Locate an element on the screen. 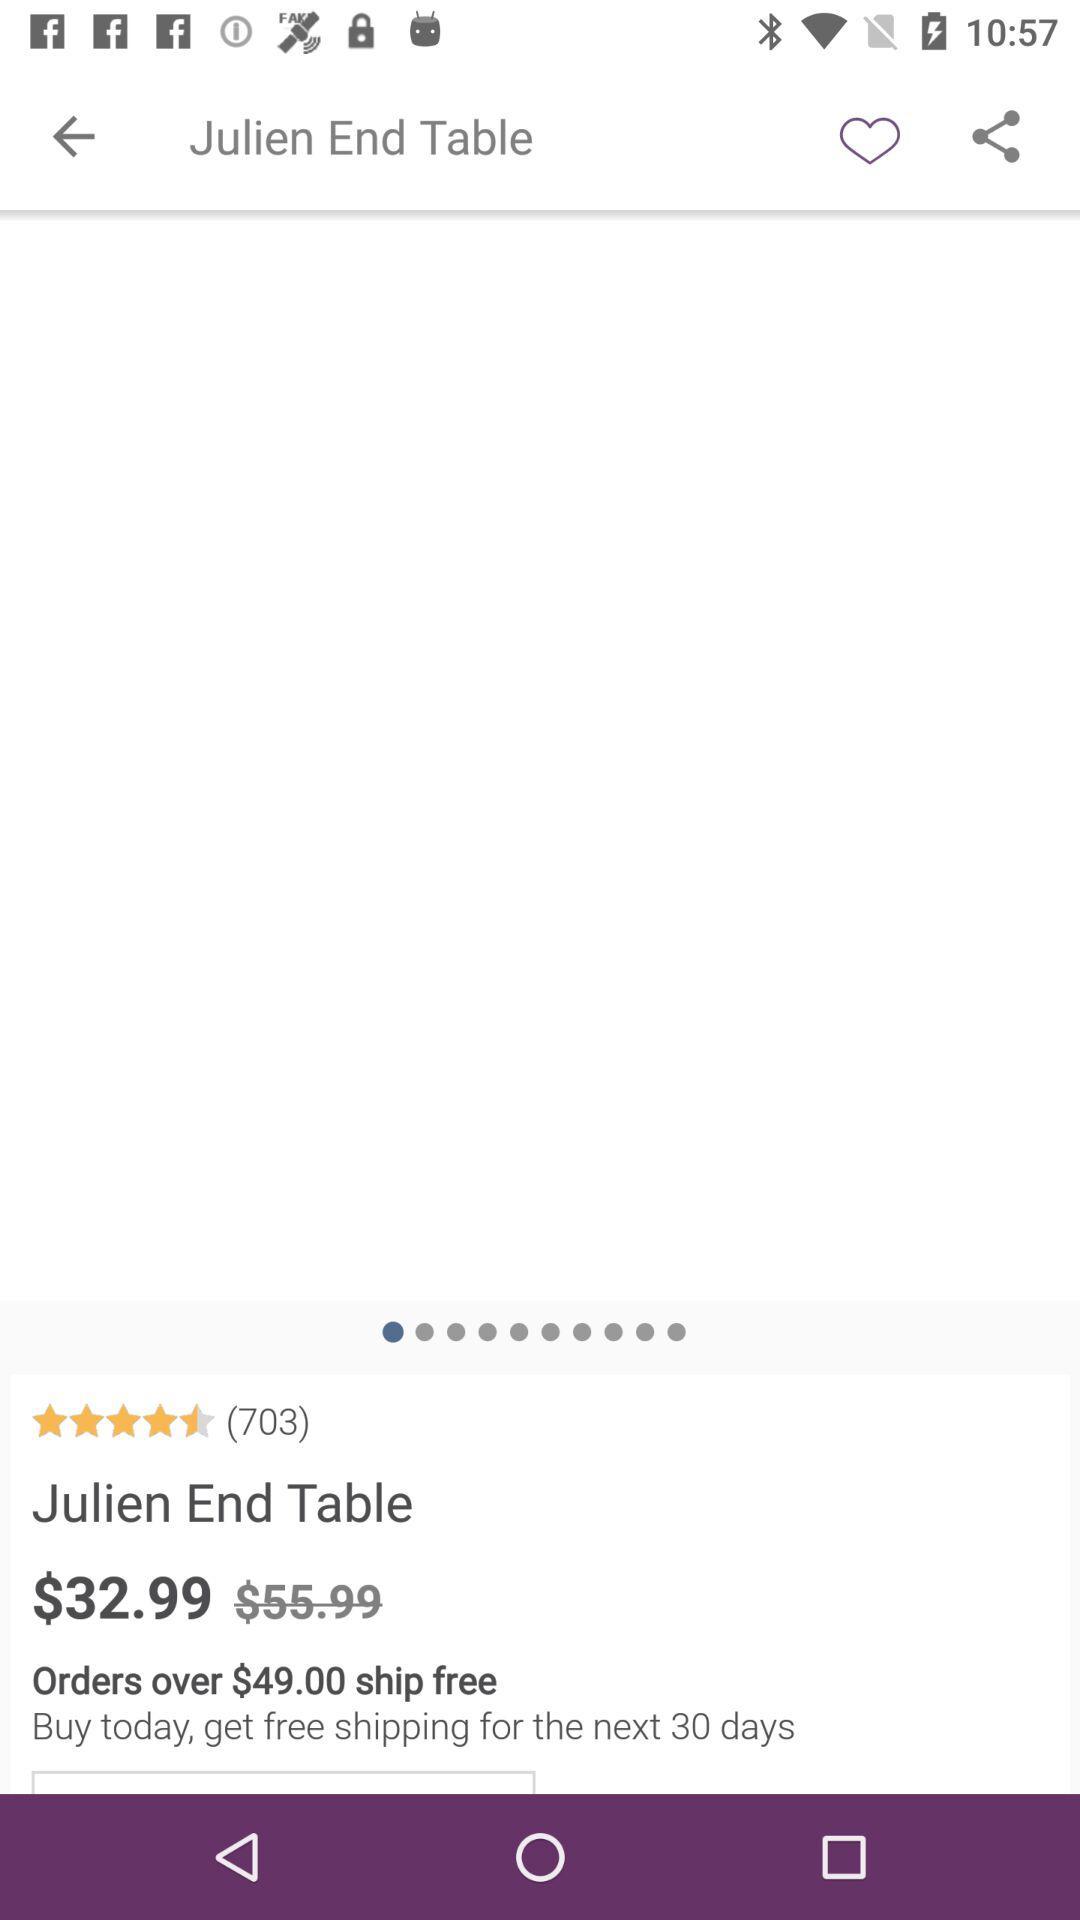 The image size is (1080, 1920). sharing option is located at coordinates (995, 135).